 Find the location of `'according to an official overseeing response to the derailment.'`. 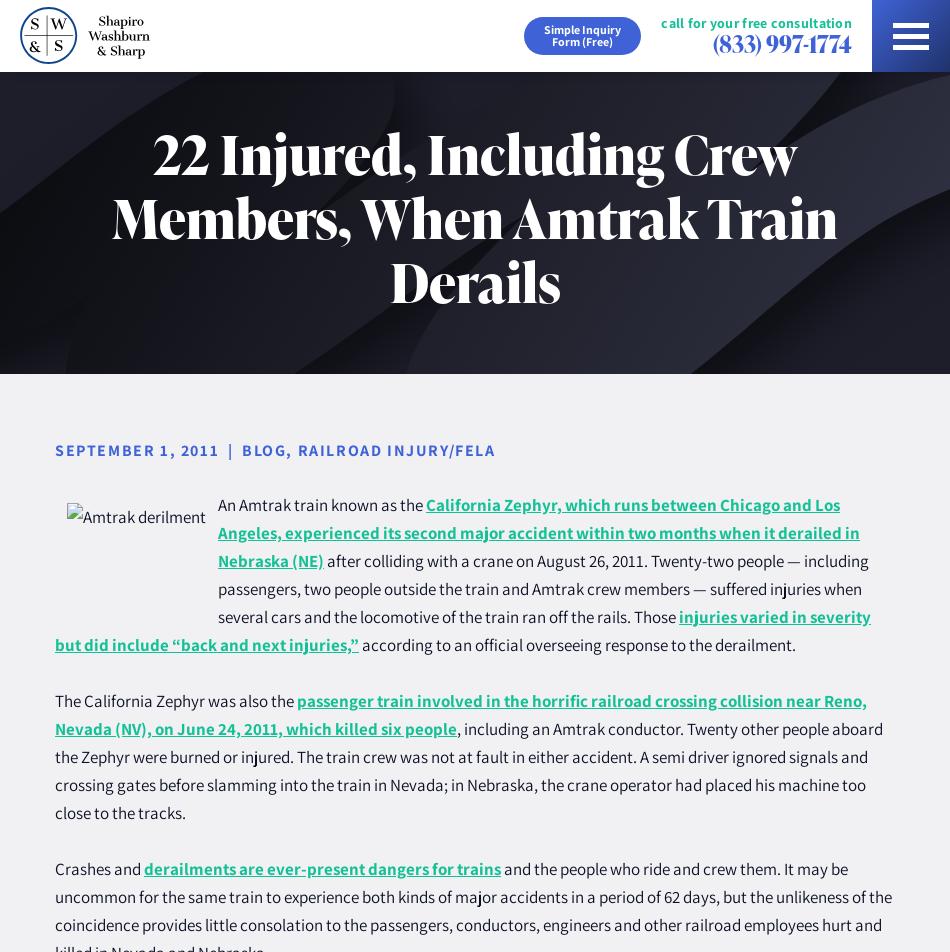

'according to an official overseeing response to the derailment.' is located at coordinates (358, 644).